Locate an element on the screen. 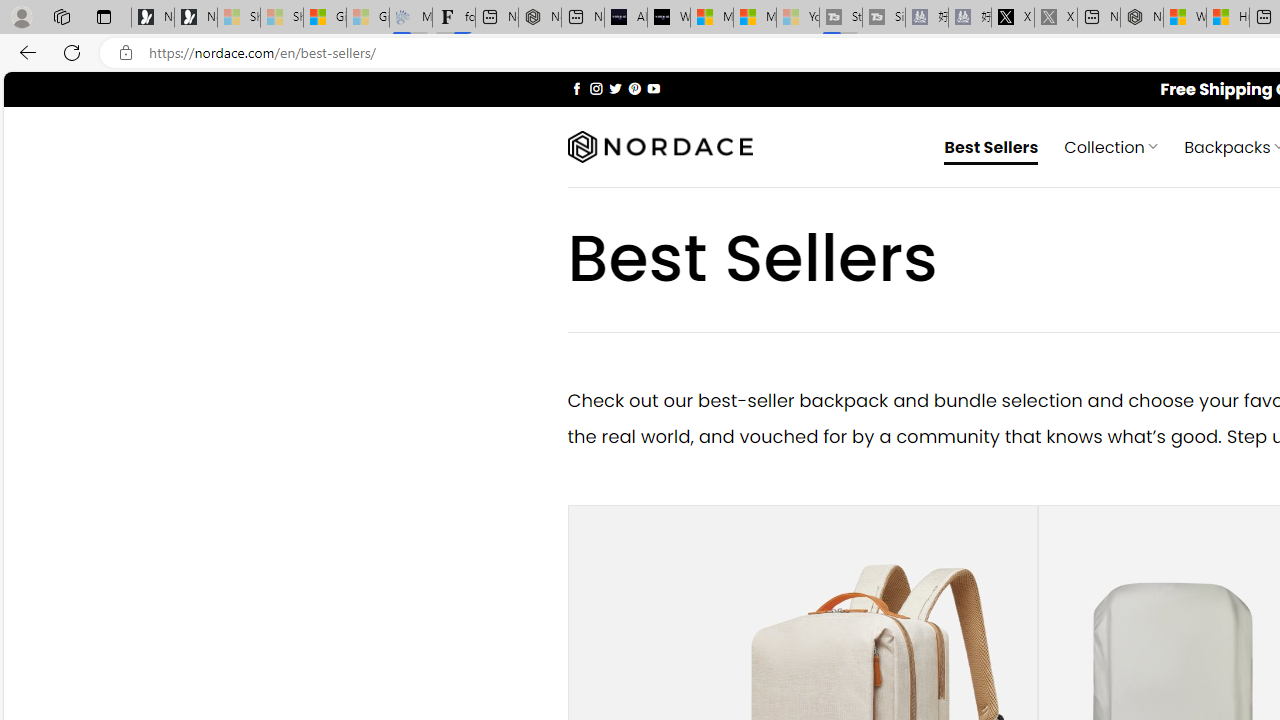 The width and height of the screenshot is (1280, 720). 'Follow on Facebook' is located at coordinates (576, 87).